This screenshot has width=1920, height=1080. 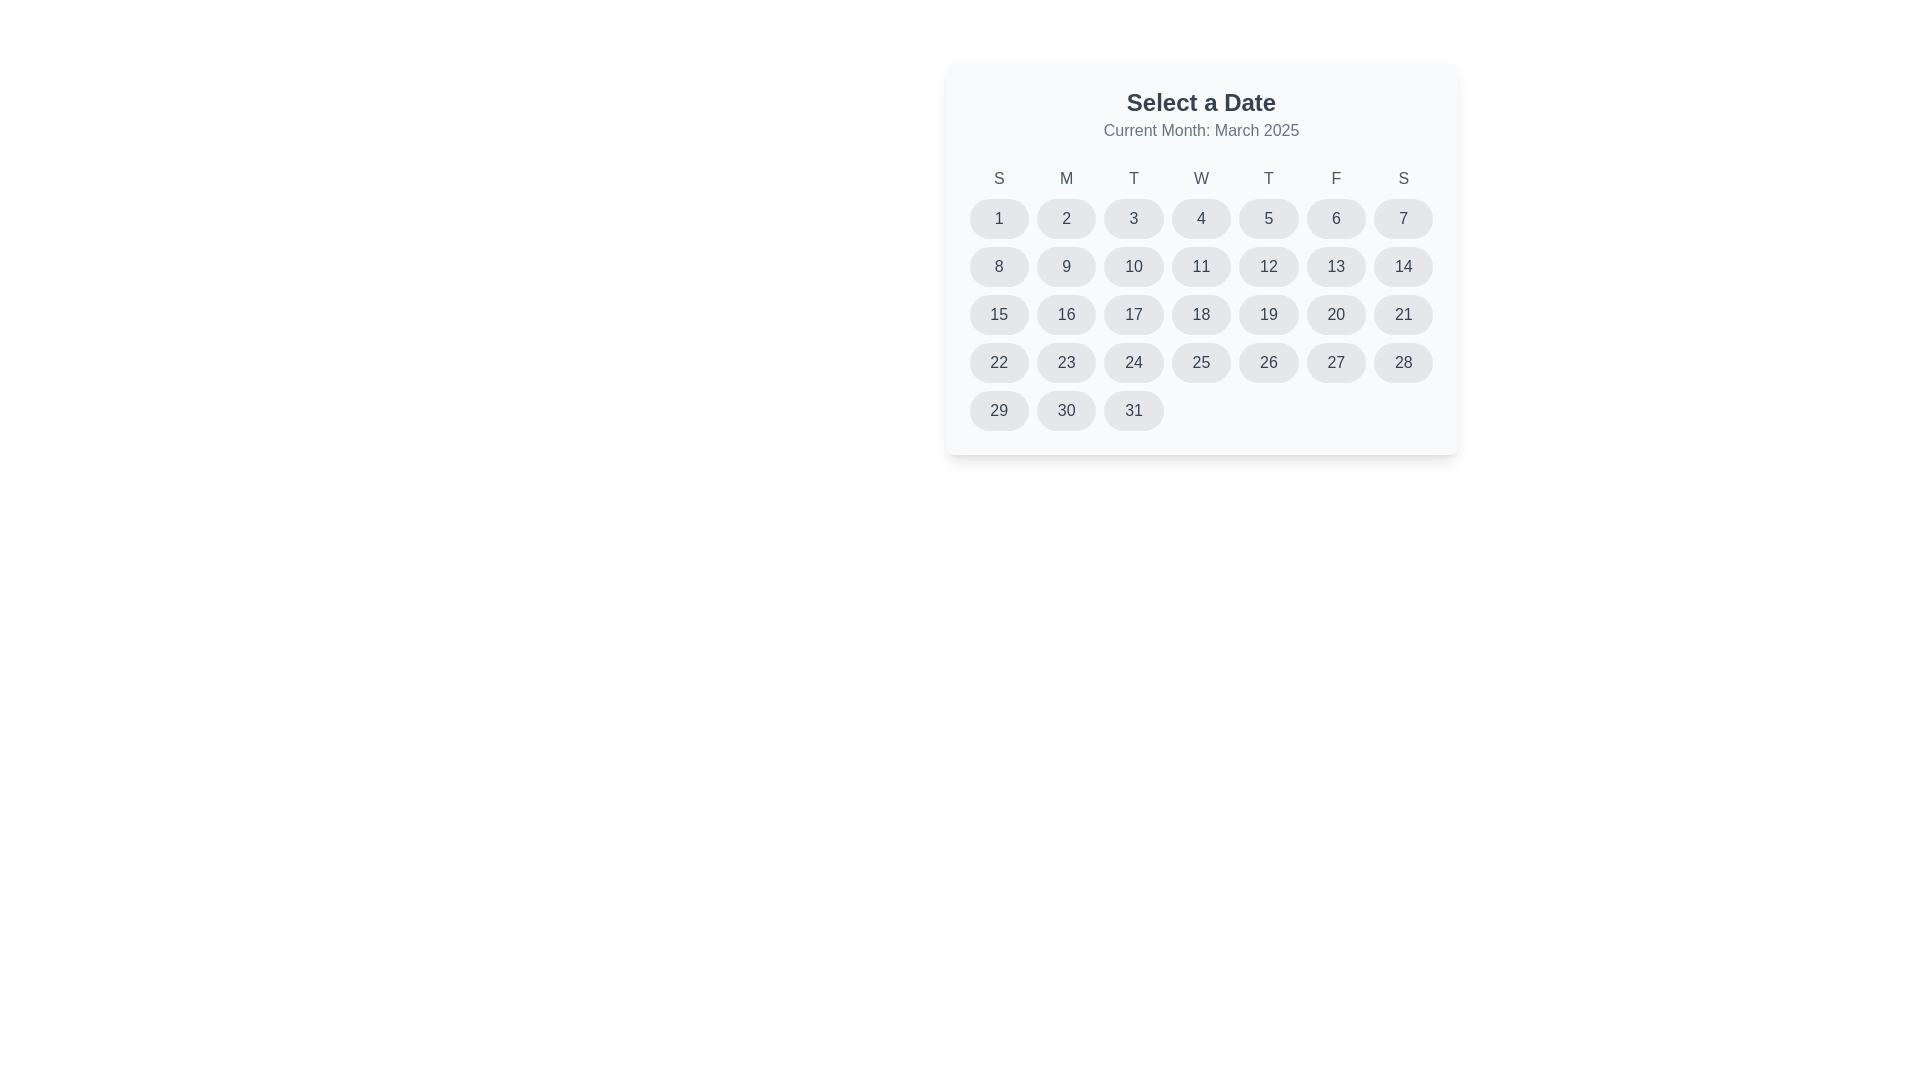 What do you see at coordinates (1200, 257) in the screenshot?
I see `a date in the compact calendar view component titled 'Select a Date' for the month of 'March 2025'` at bounding box center [1200, 257].